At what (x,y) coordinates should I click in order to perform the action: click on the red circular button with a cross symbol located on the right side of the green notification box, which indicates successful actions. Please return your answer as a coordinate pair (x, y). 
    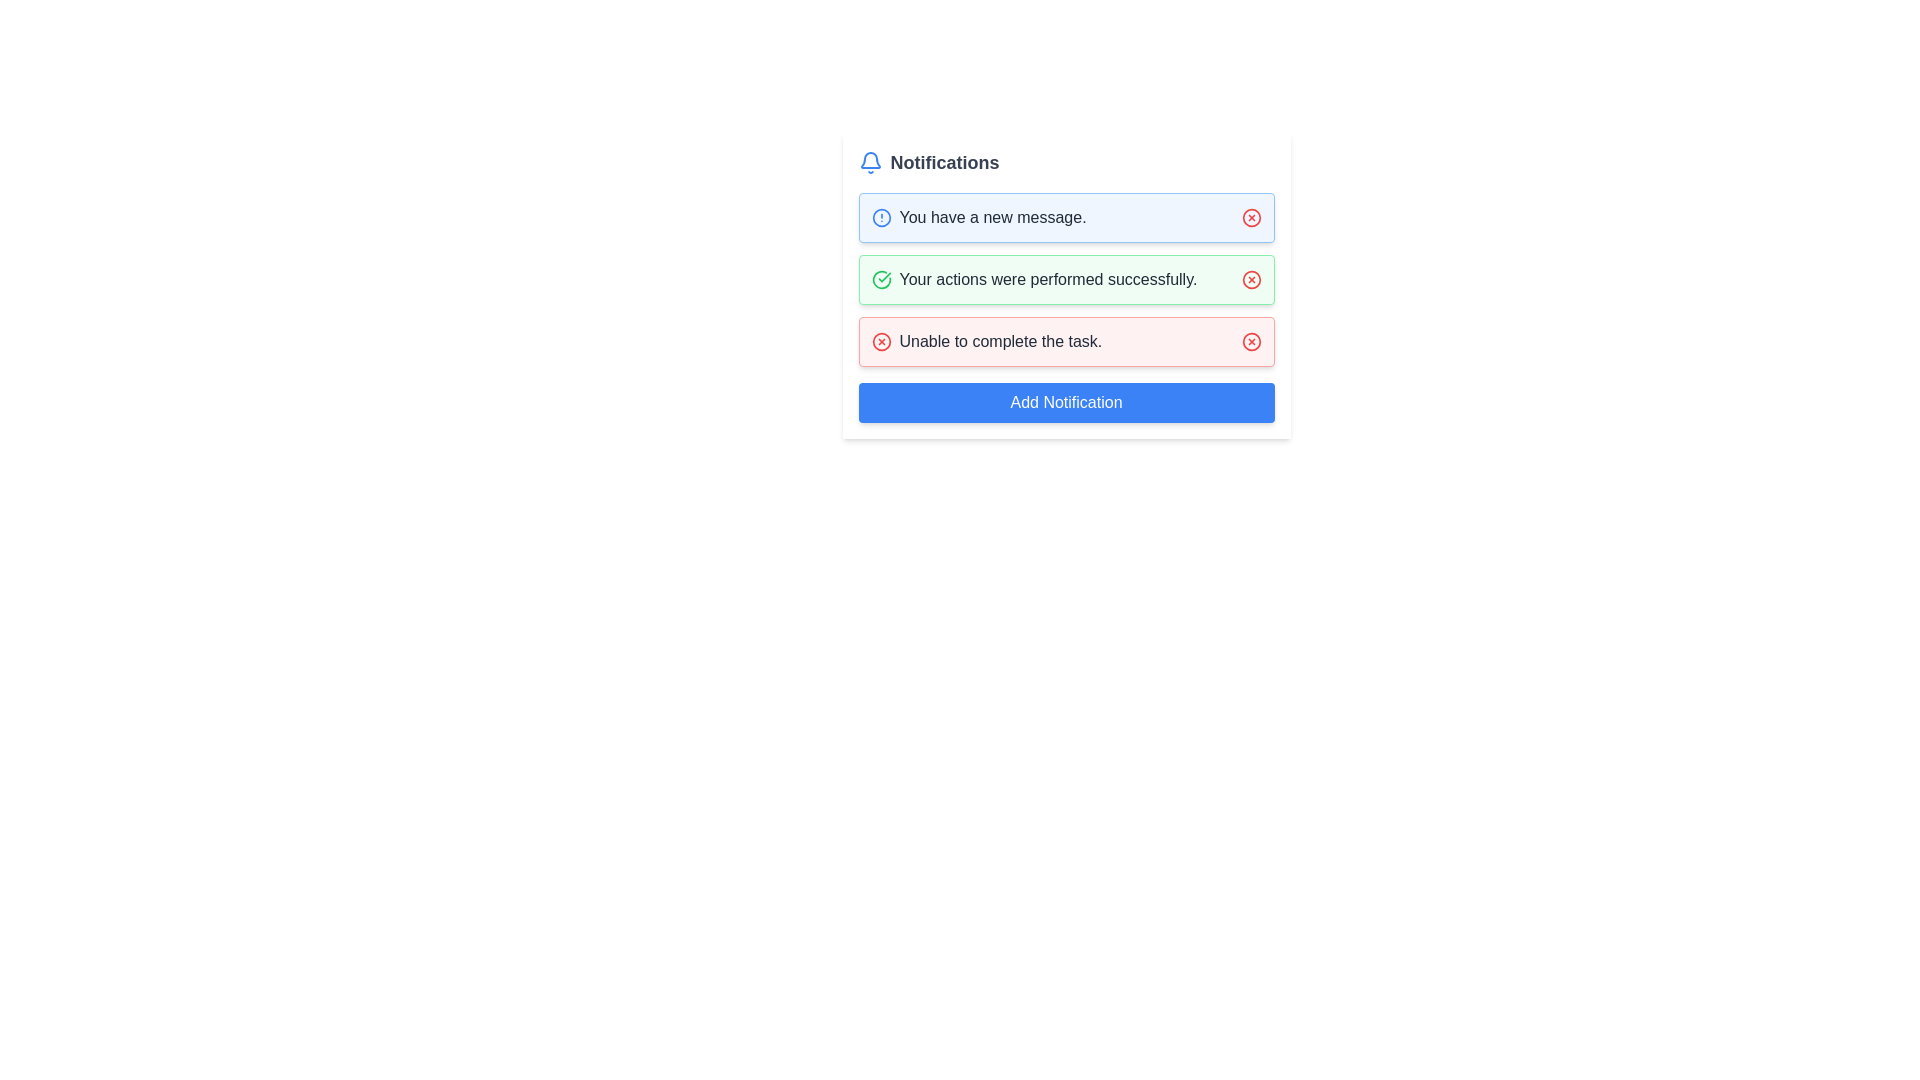
    Looking at the image, I should click on (1250, 280).